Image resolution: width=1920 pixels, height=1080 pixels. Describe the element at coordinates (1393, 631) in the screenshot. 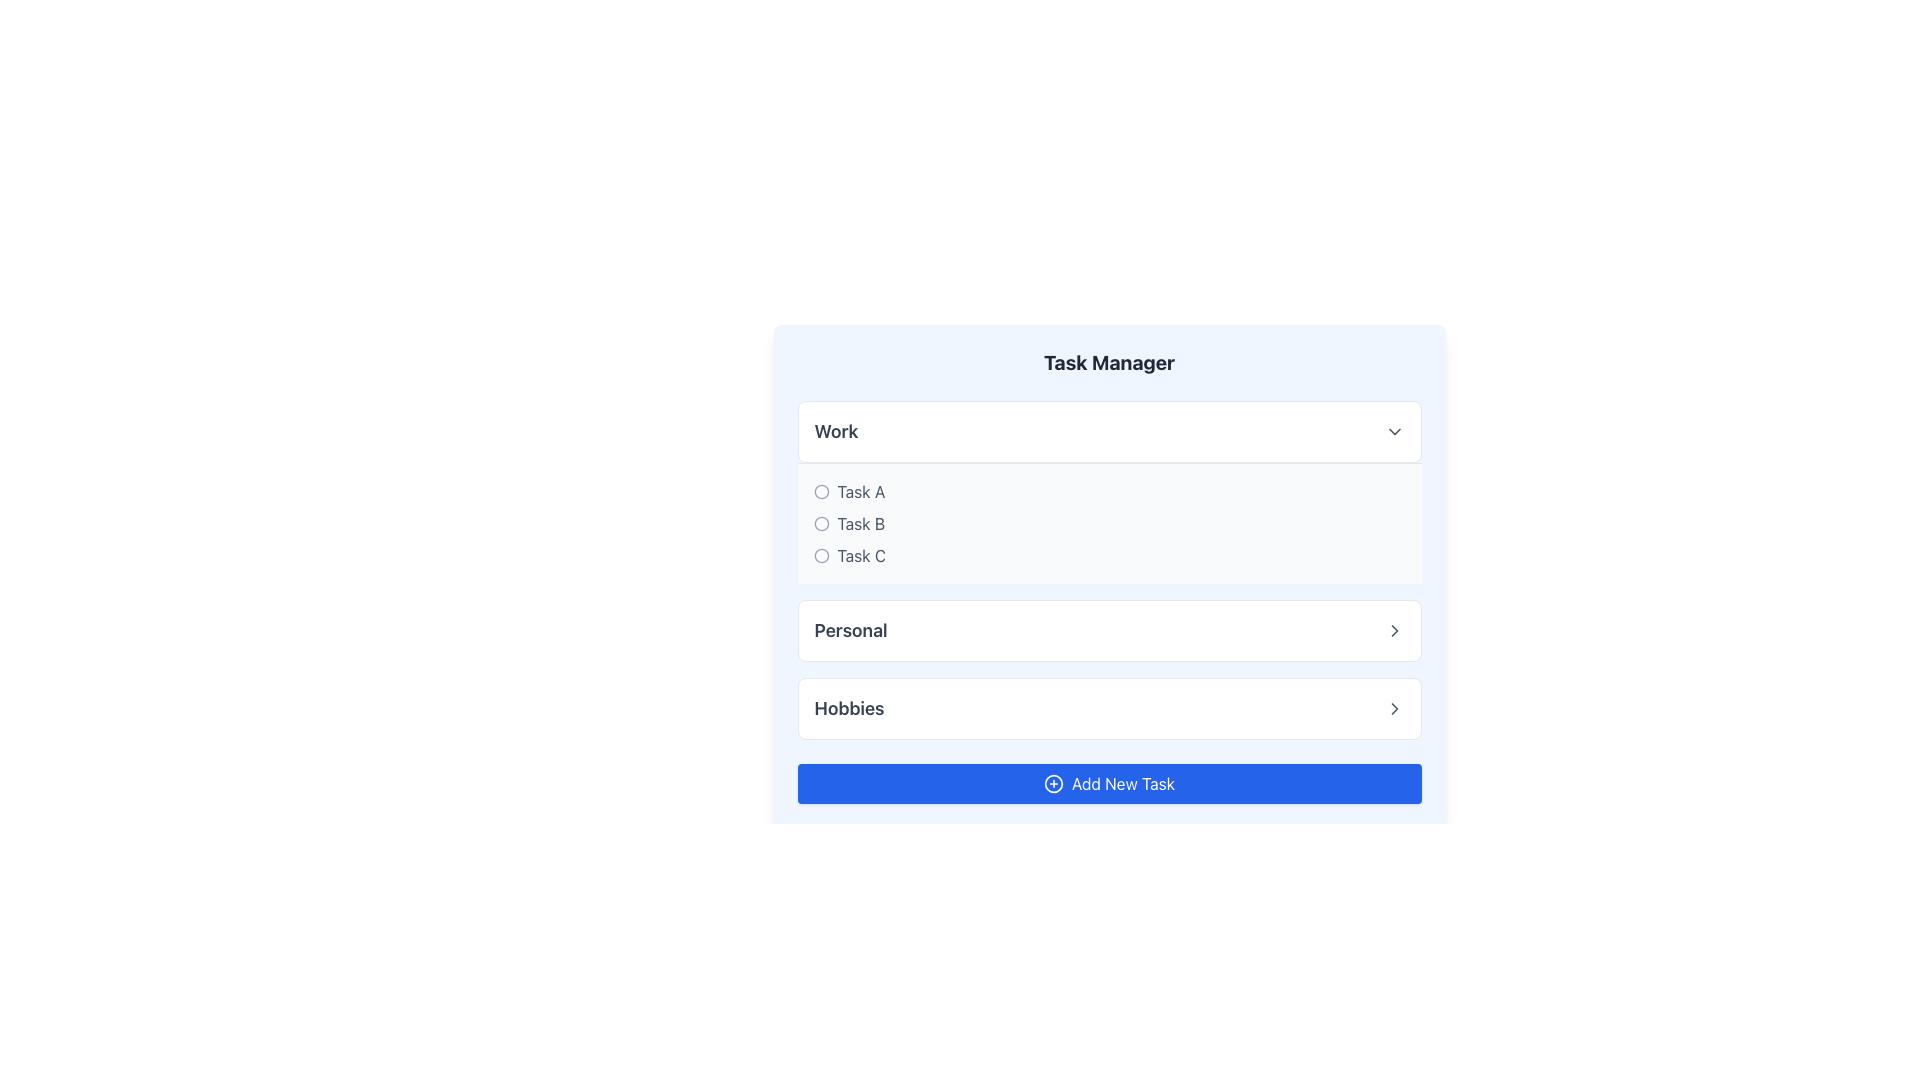

I see `the Chevron SVG icon, which indicates an expandable or collapsible section, located right of the 'Personal' label` at that location.